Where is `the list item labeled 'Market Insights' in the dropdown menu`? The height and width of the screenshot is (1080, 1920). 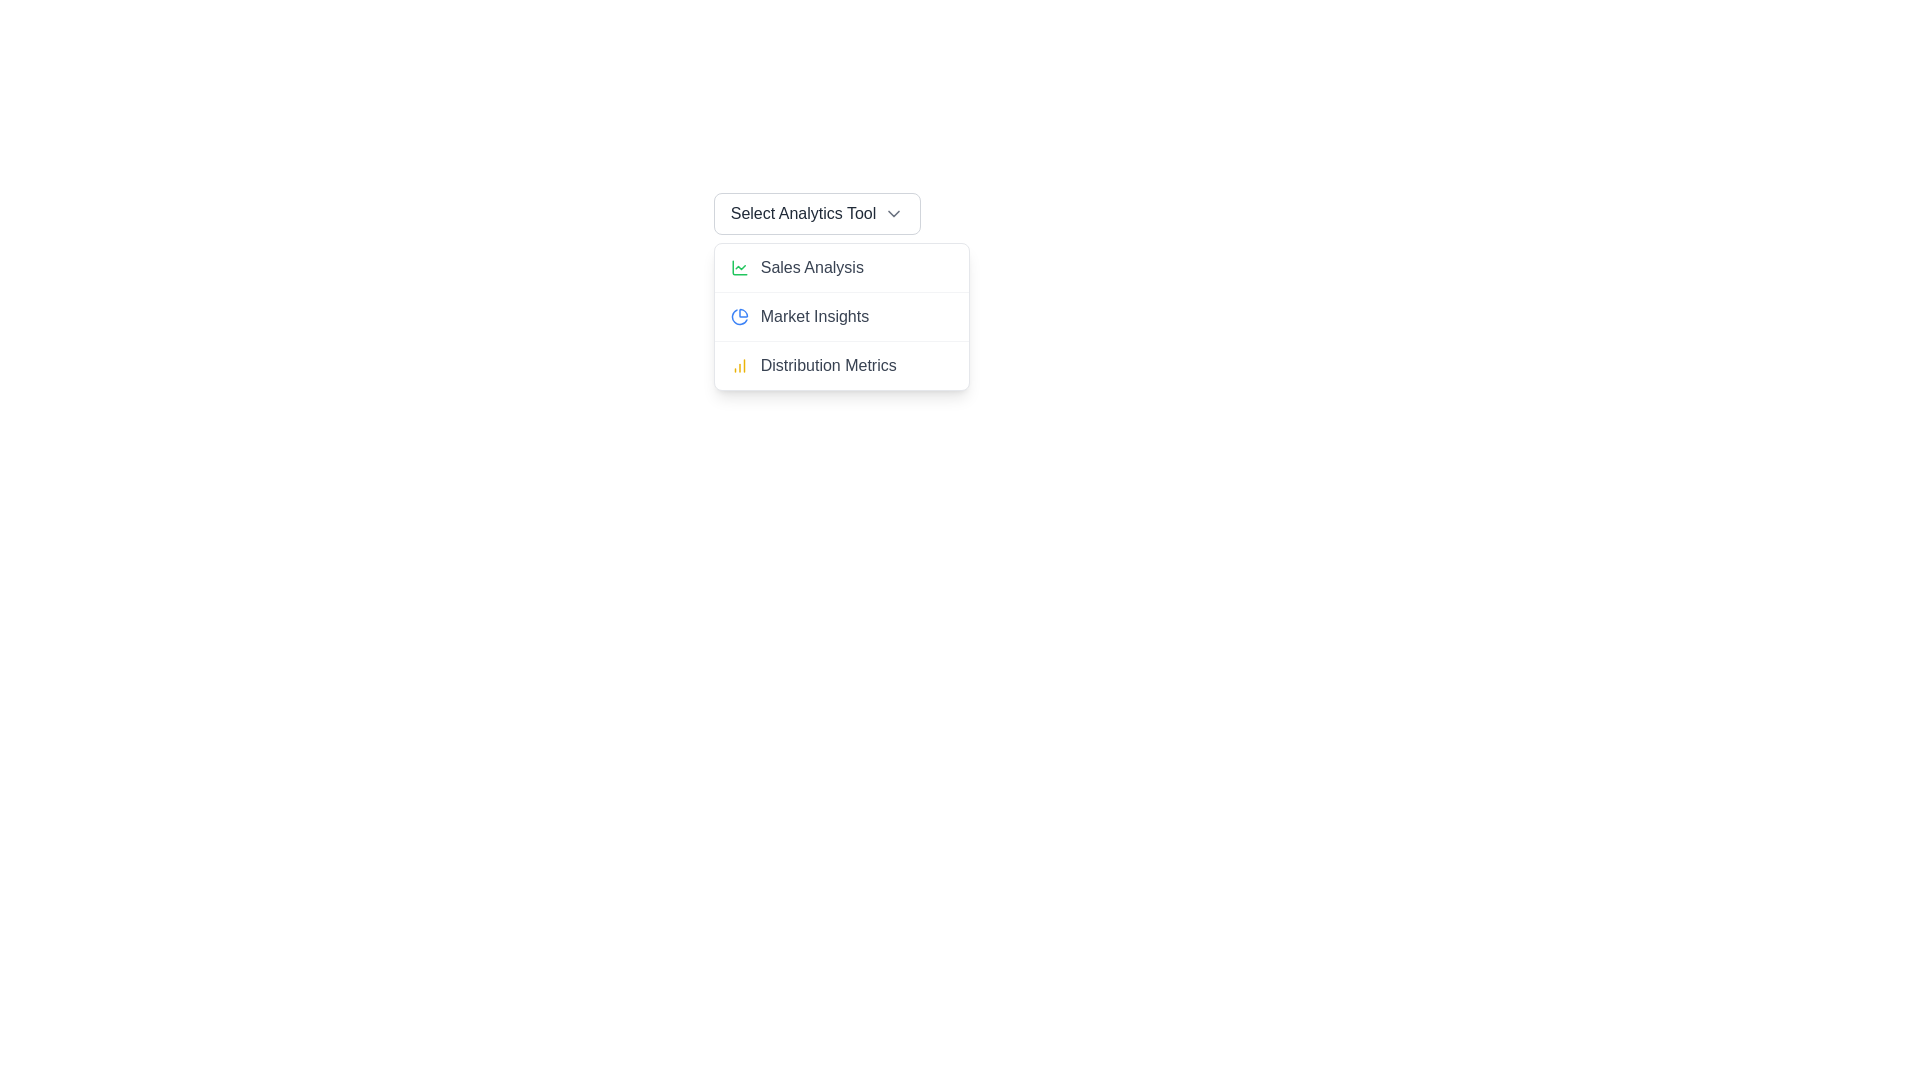 the list item labeled 'Market Insights' in the dropdown menu is located at coordinates (841, 315).